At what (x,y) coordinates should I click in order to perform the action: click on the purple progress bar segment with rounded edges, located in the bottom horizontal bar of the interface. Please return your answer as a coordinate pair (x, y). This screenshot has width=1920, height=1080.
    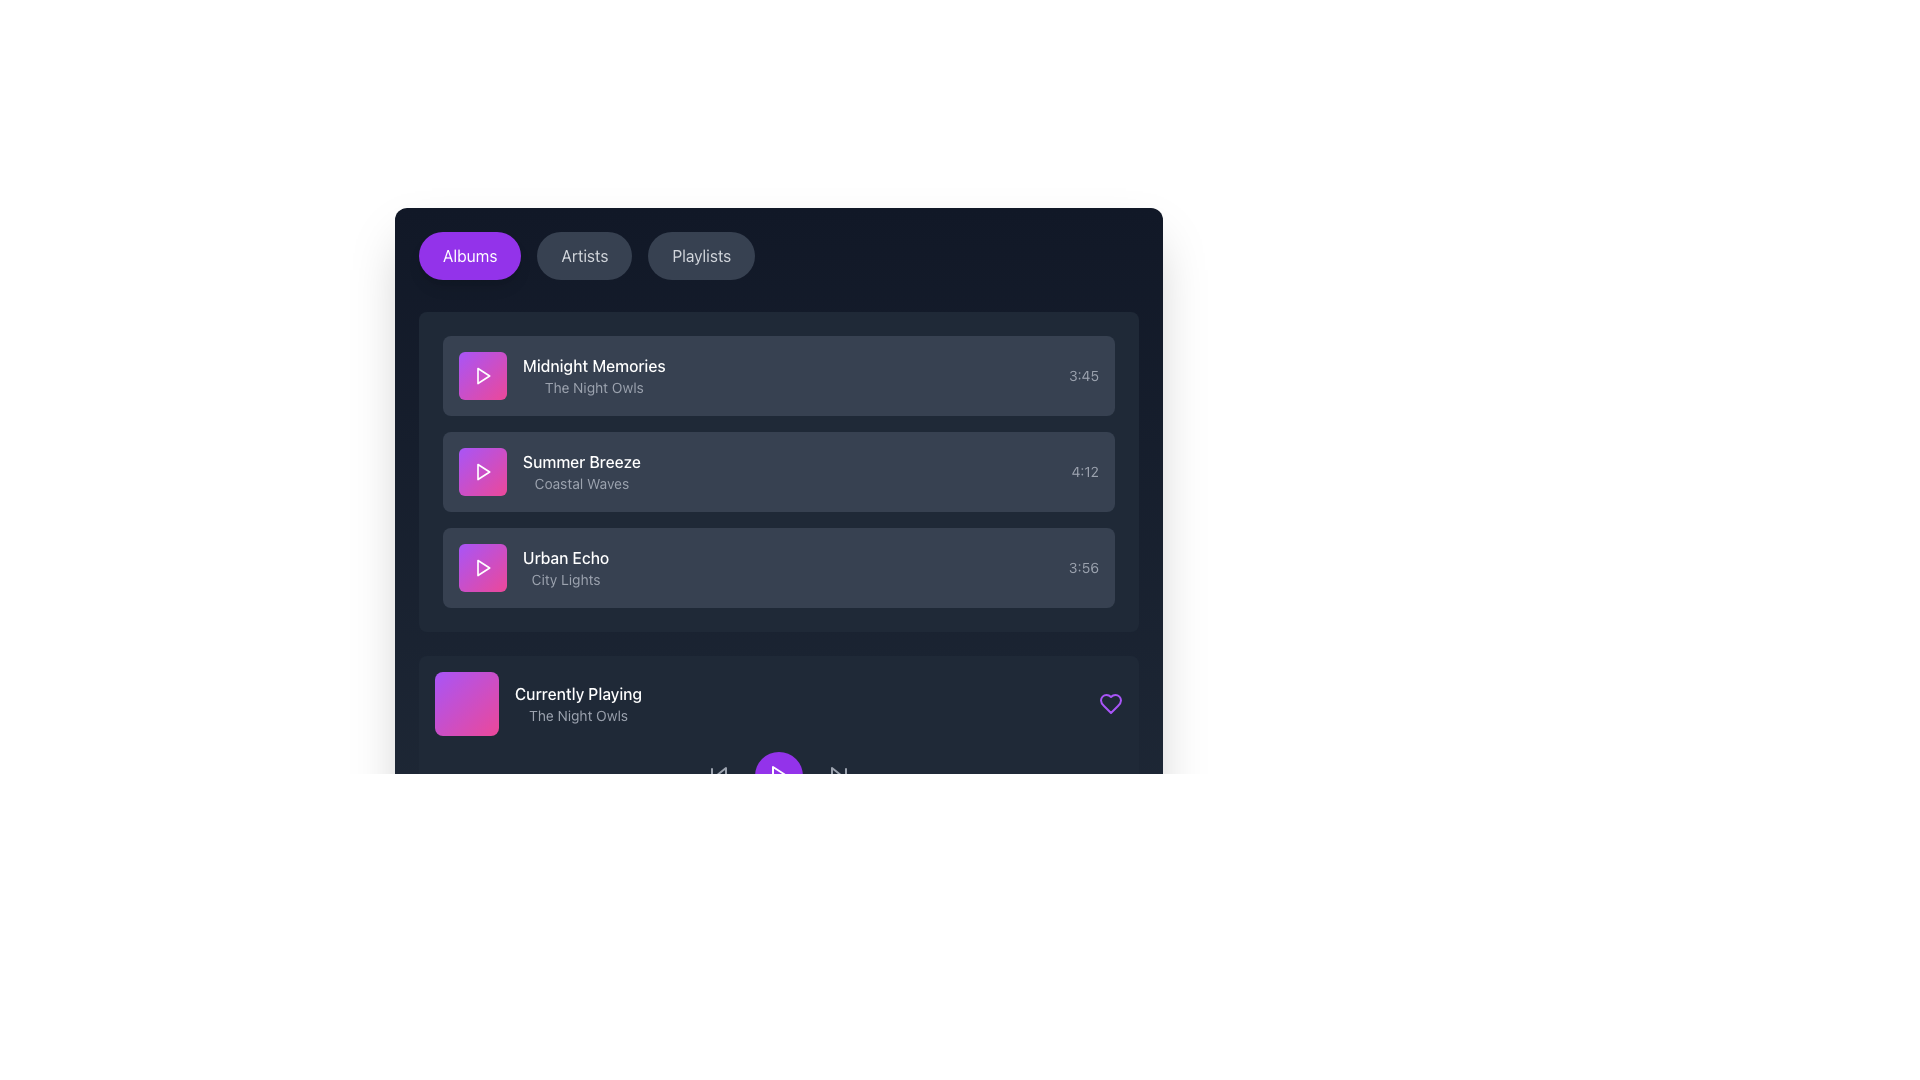
    Looking at the image, I should click on (574, 828).